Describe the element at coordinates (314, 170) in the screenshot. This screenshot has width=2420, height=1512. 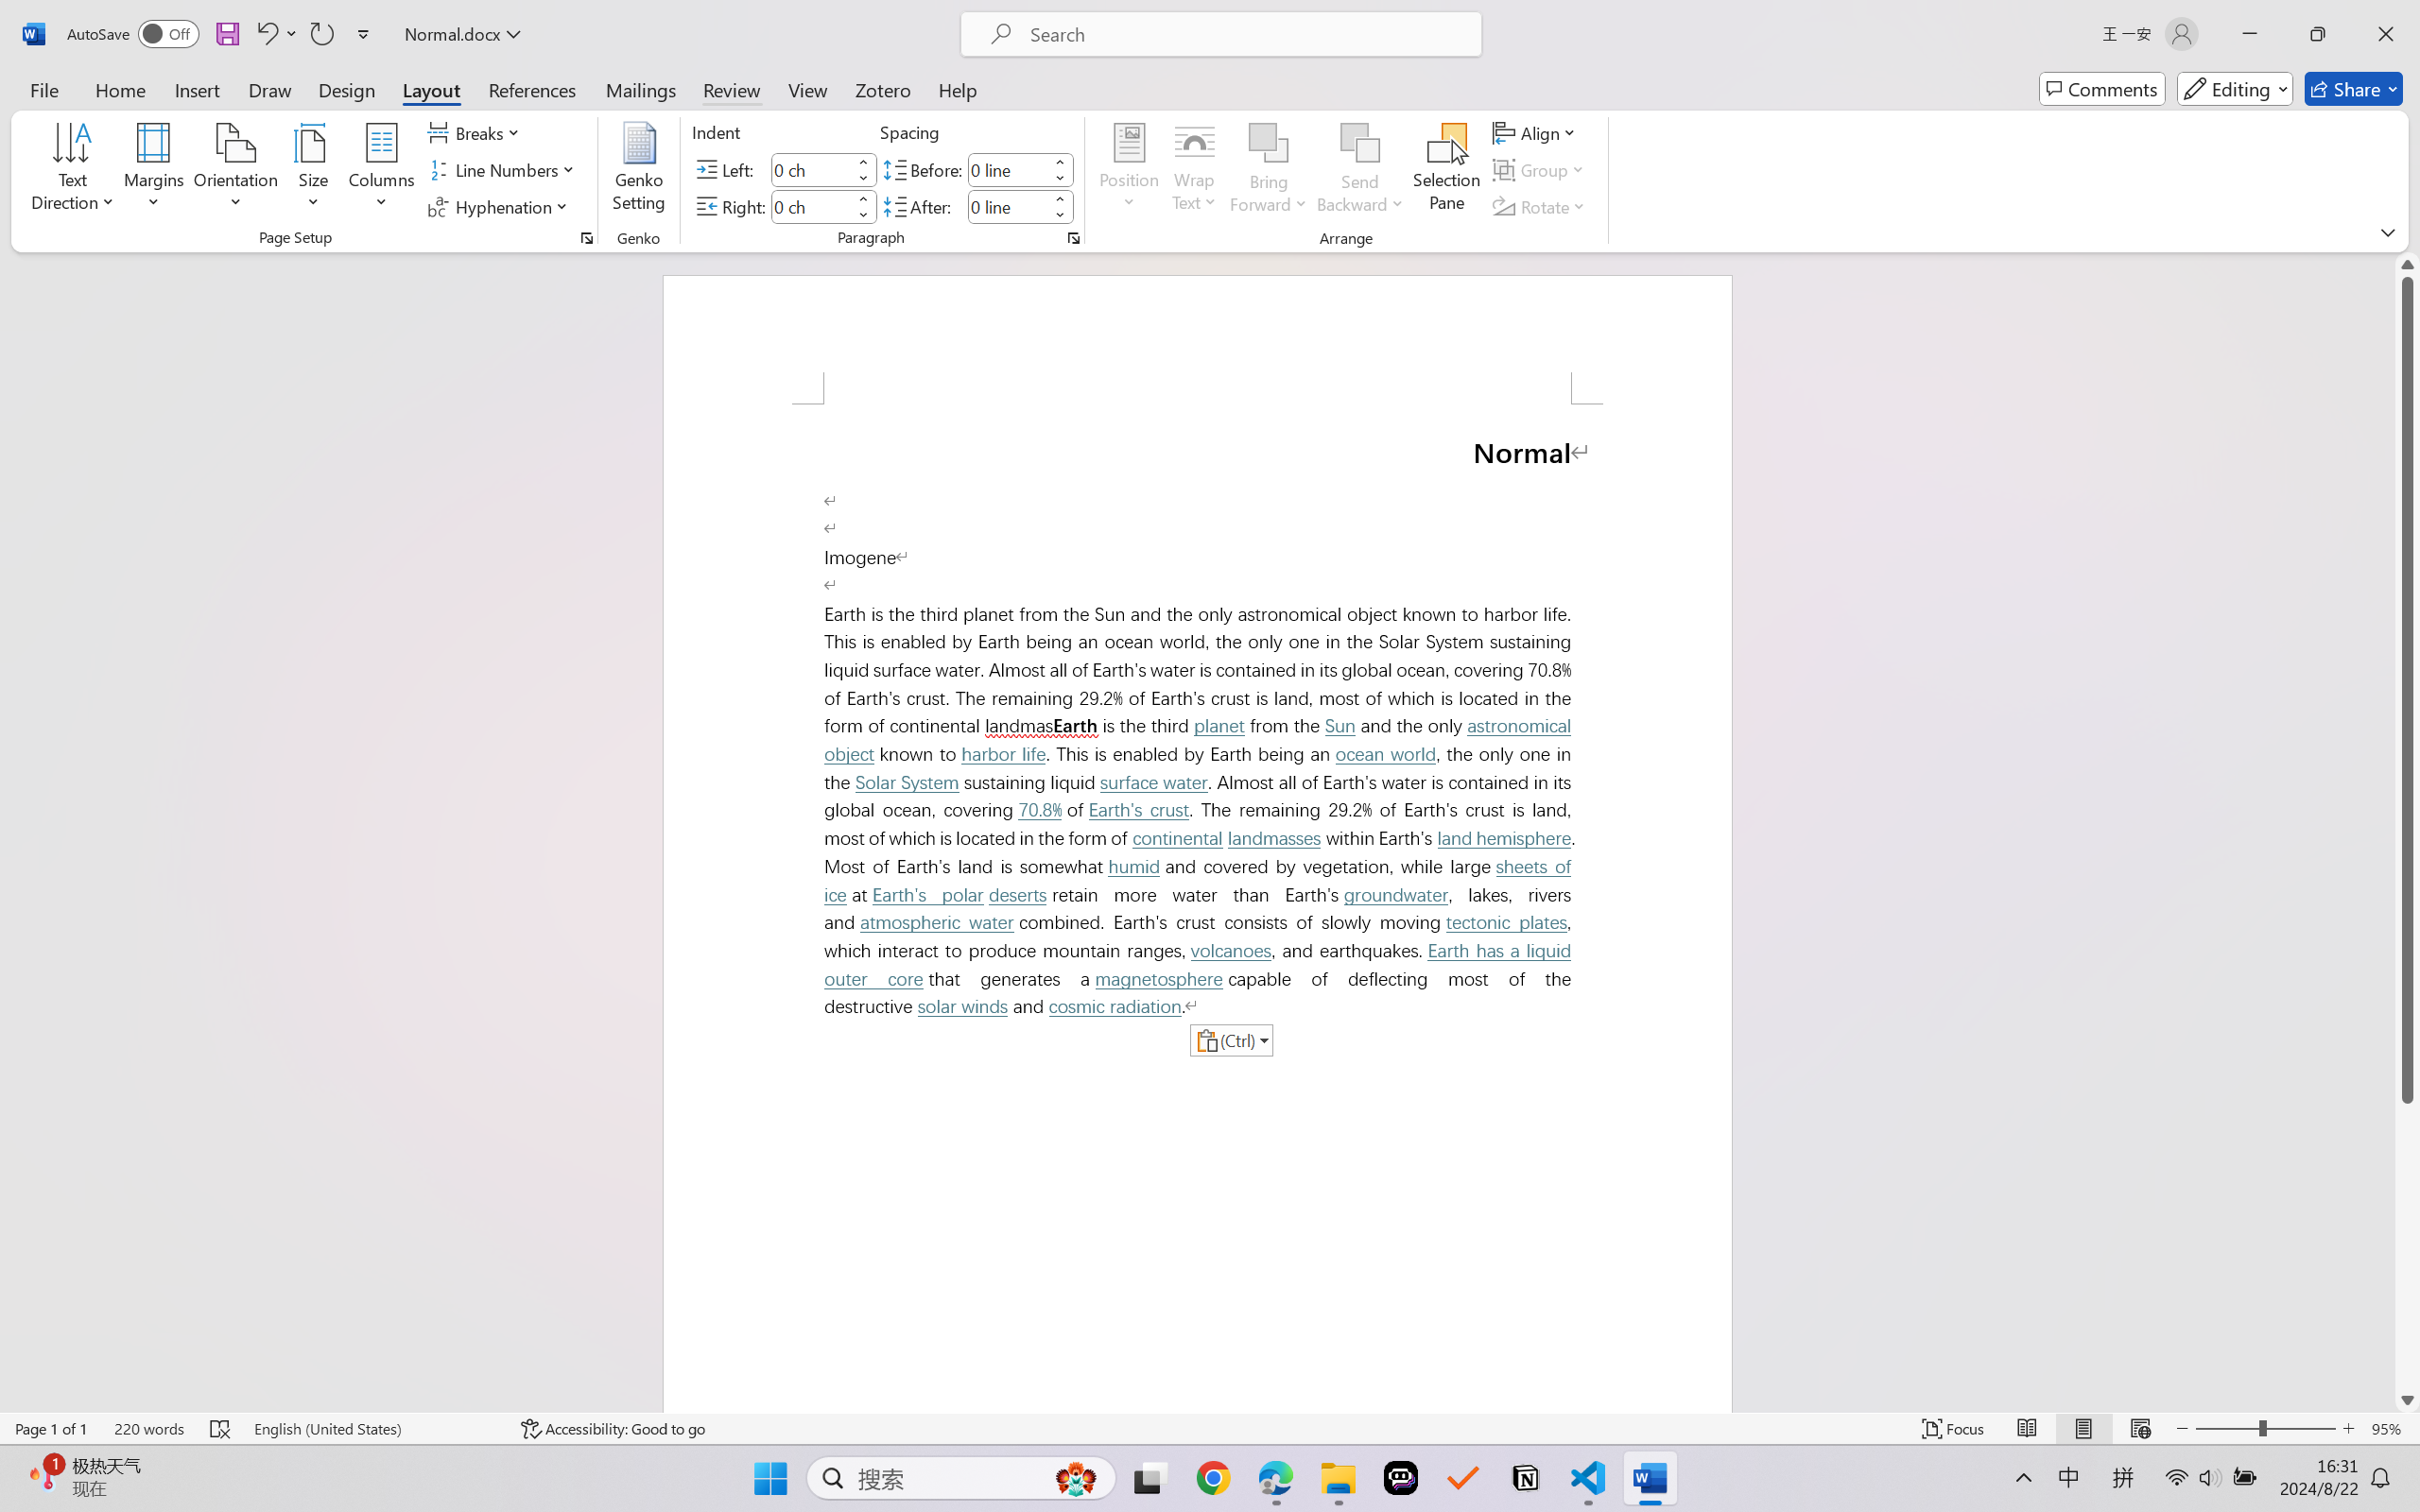
I see `'Size'` at that location.